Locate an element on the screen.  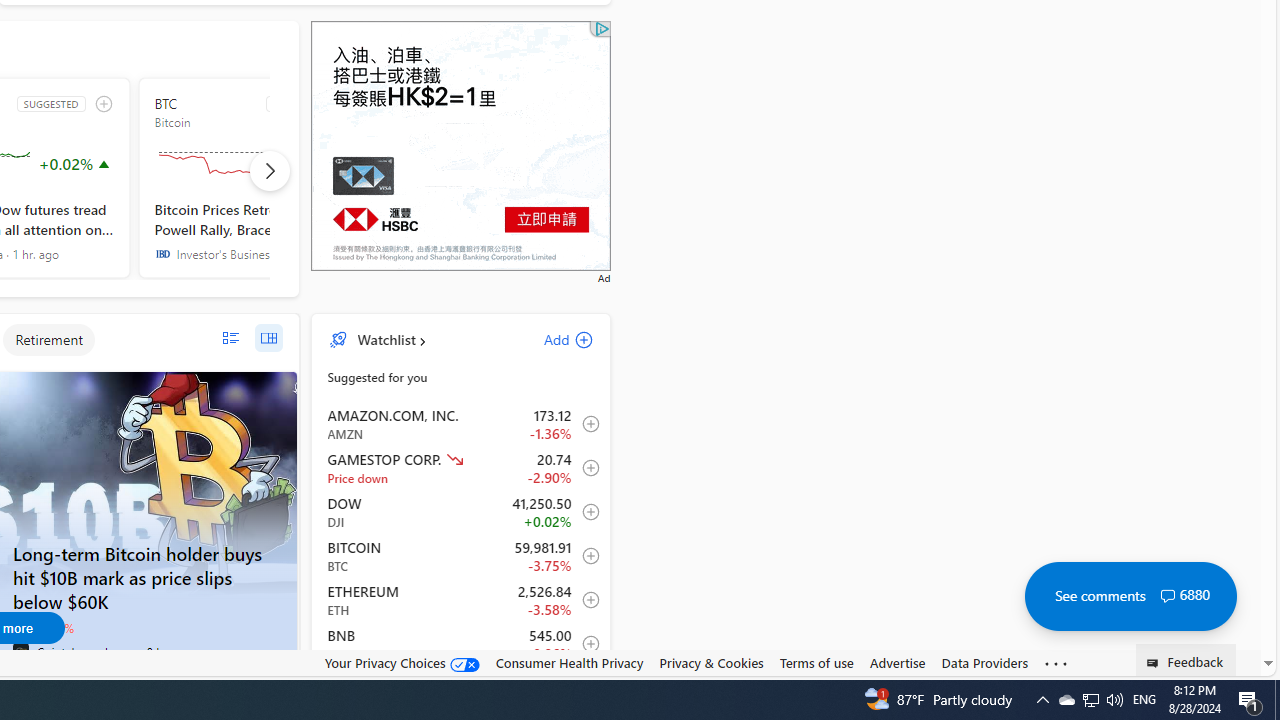
'Advertisement' is located at coordinates (459, 144).